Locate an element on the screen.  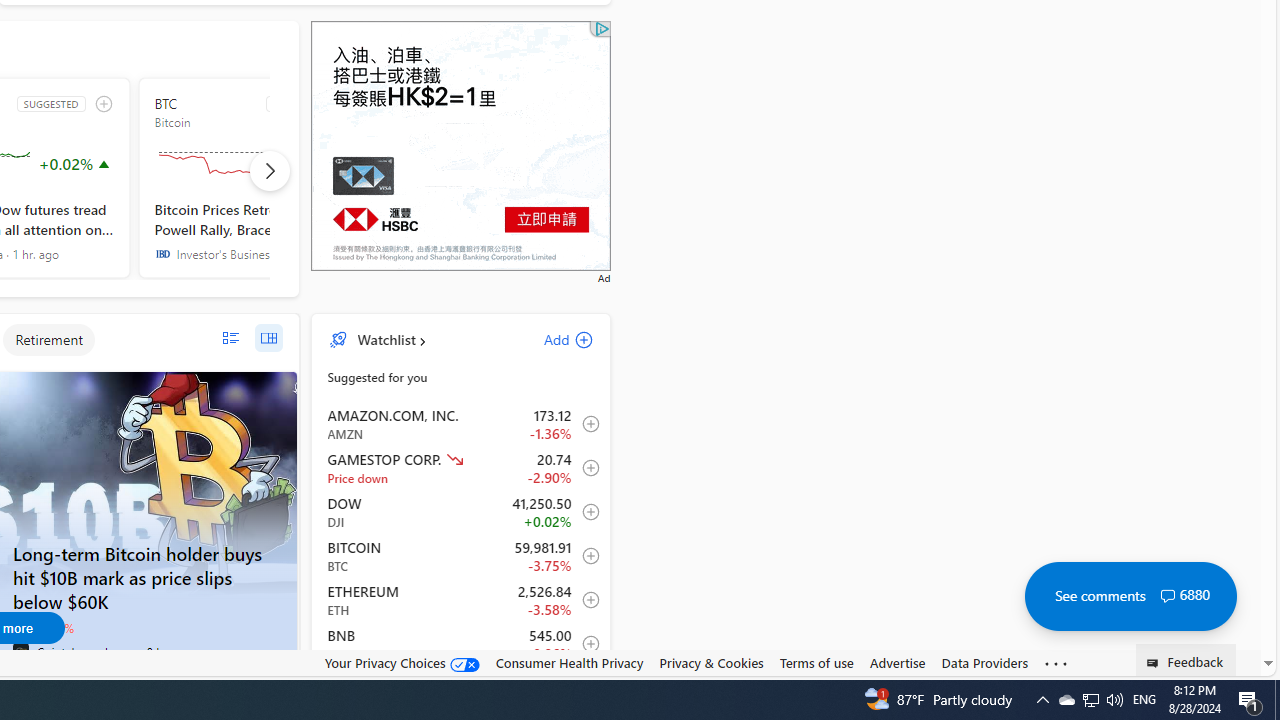
'Advertisement' is located at coordinates (459, 144).